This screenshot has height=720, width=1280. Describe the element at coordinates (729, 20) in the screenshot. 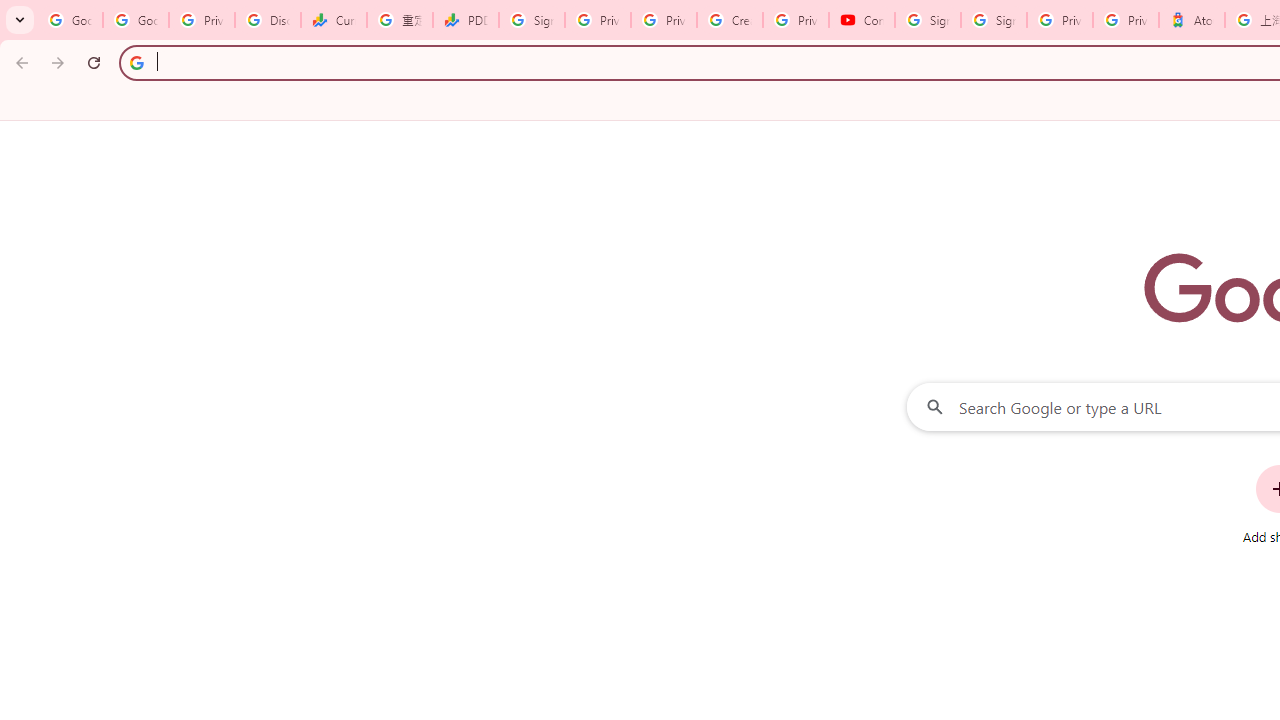

I see `'Create your Google Account'` at that location.